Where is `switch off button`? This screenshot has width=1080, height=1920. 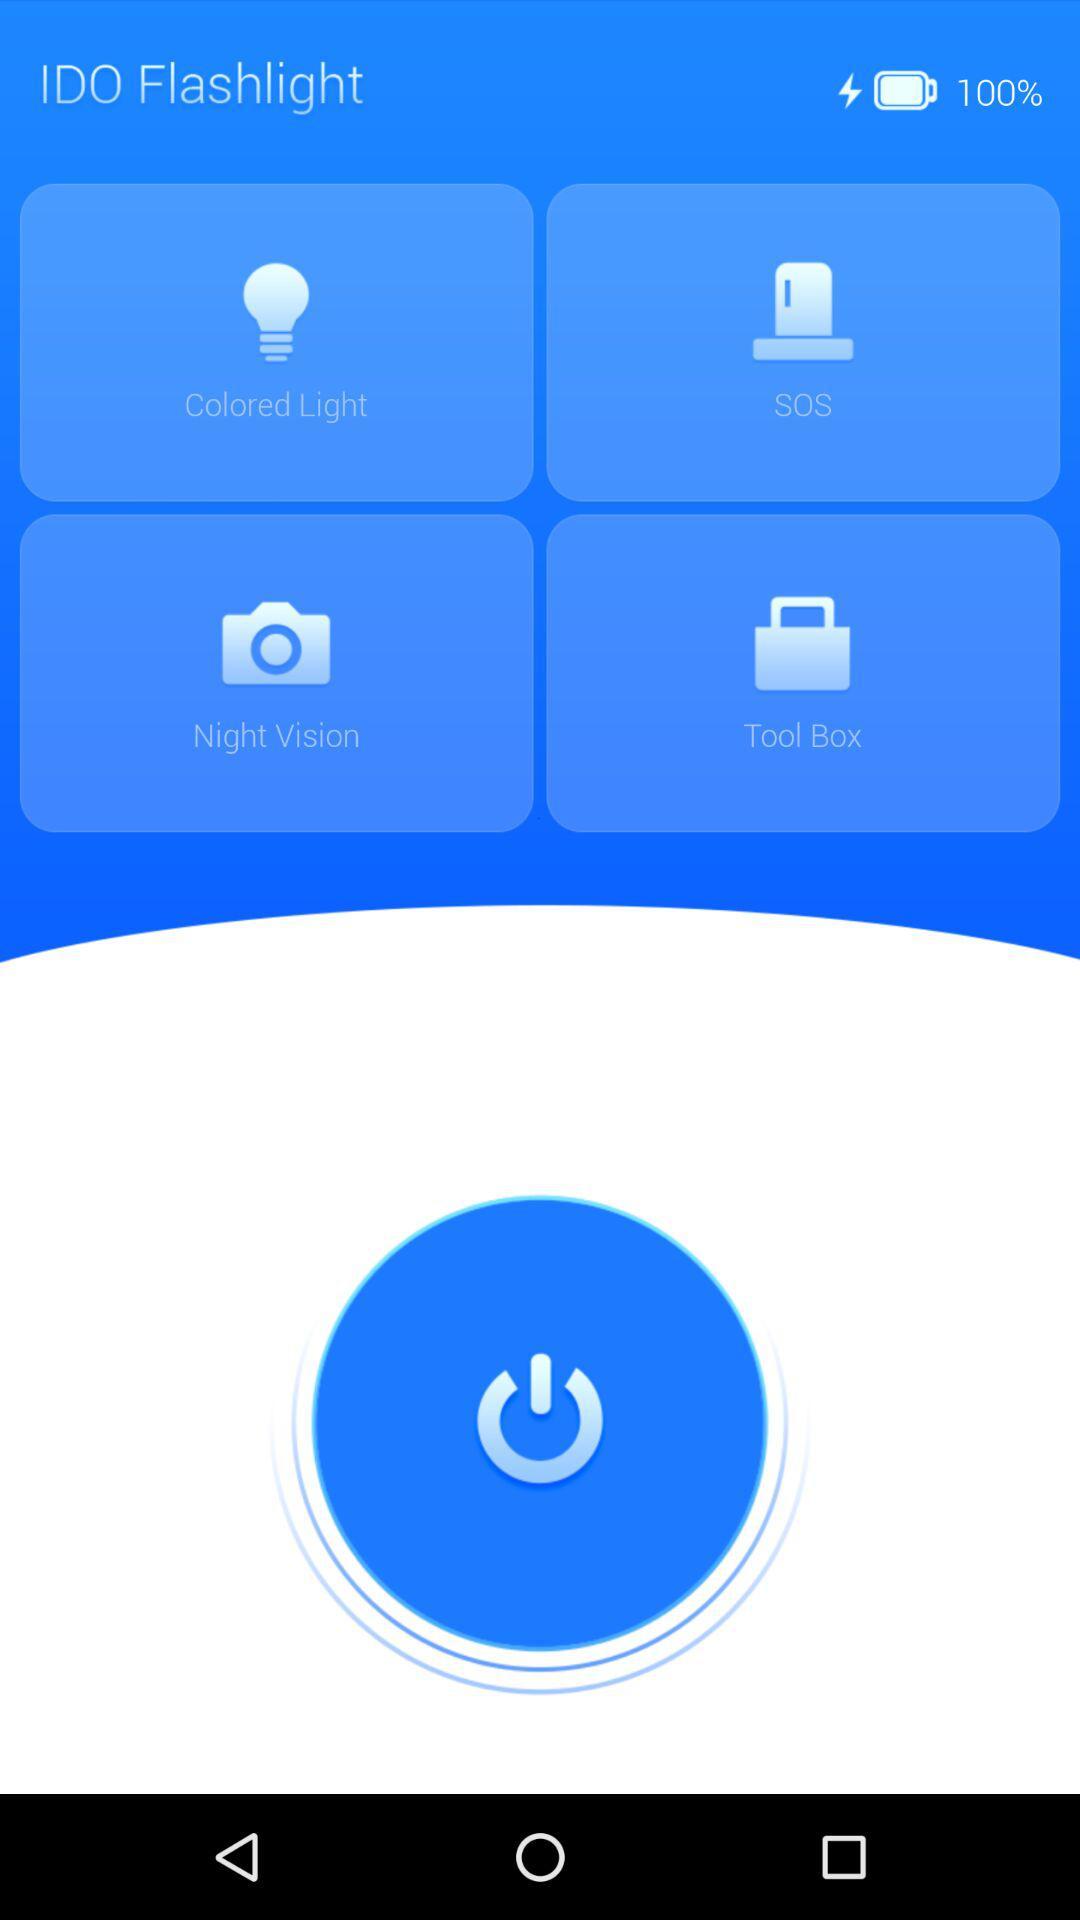
switch off button is located at coordinates (540, 1423).